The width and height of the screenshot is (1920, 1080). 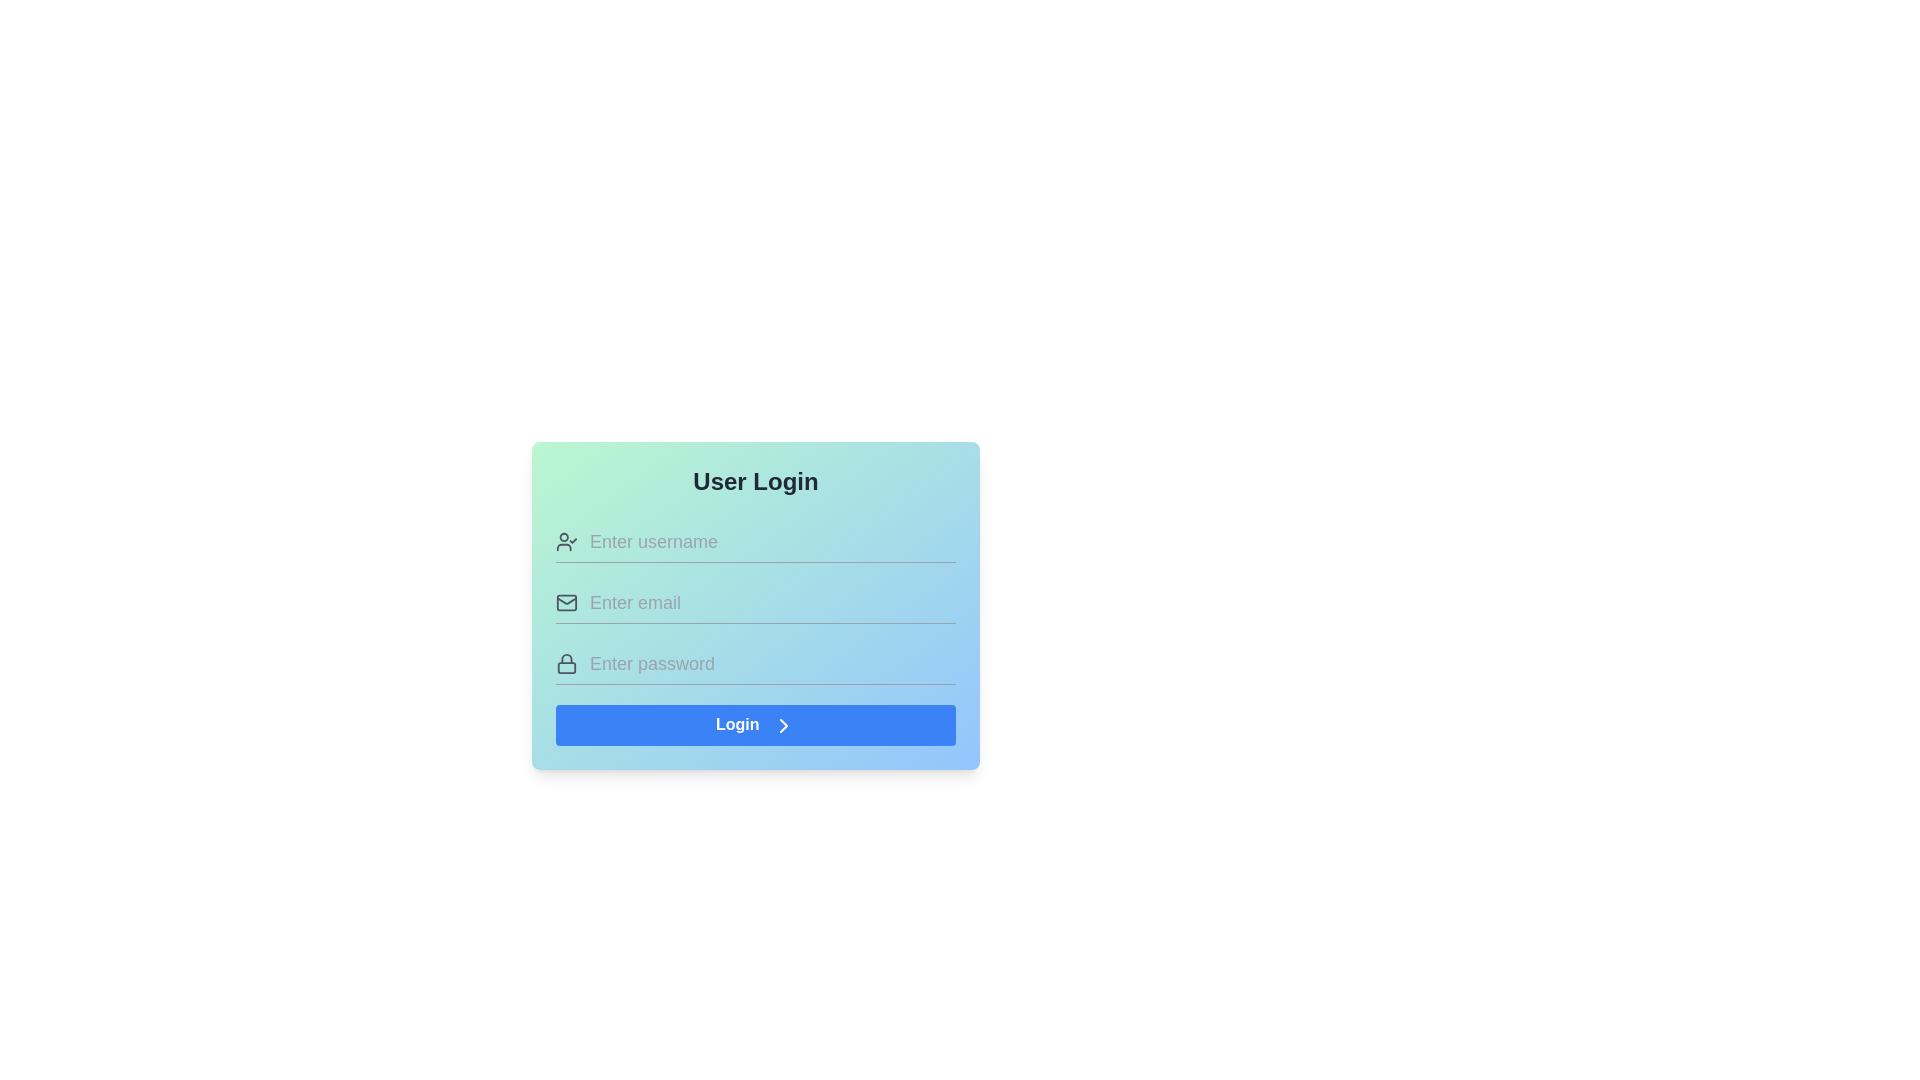 I want to click on the 'Submit' button located at the bottom of the User Login form, so click(x=754, y=725).